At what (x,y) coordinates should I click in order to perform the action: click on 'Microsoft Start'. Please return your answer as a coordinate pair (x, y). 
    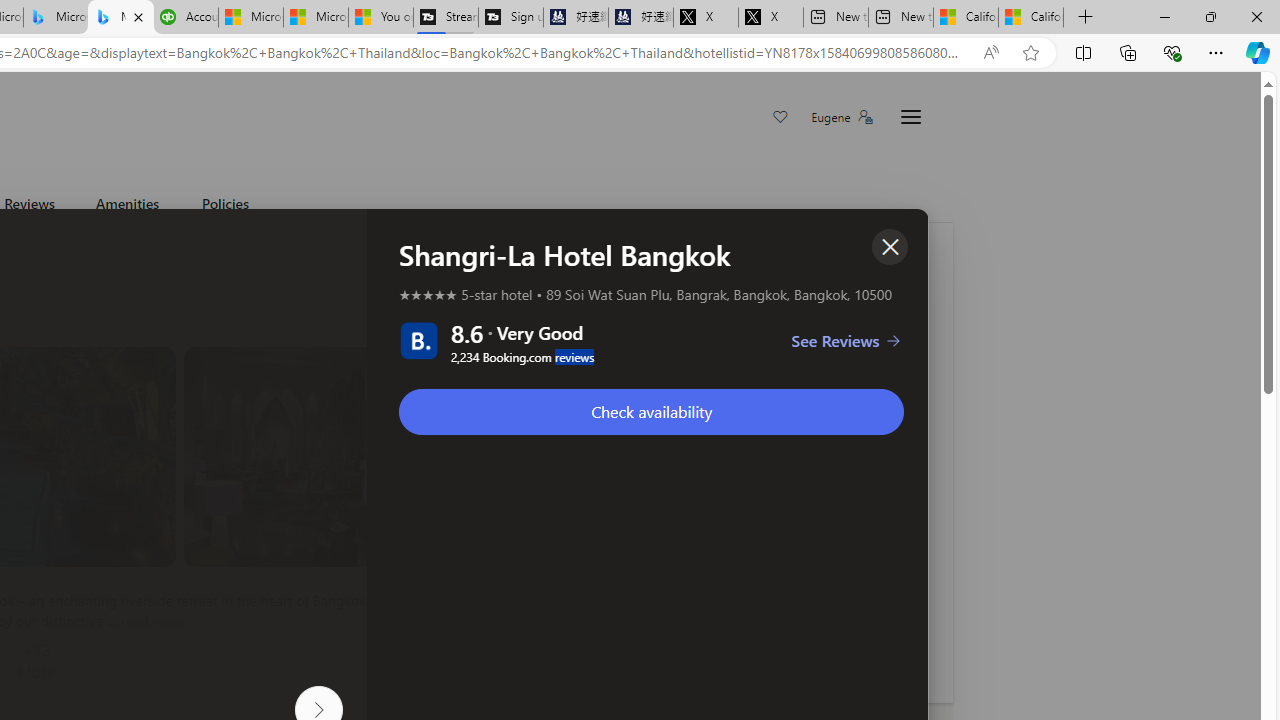
    Looking at the image, I should click on (315, 17).